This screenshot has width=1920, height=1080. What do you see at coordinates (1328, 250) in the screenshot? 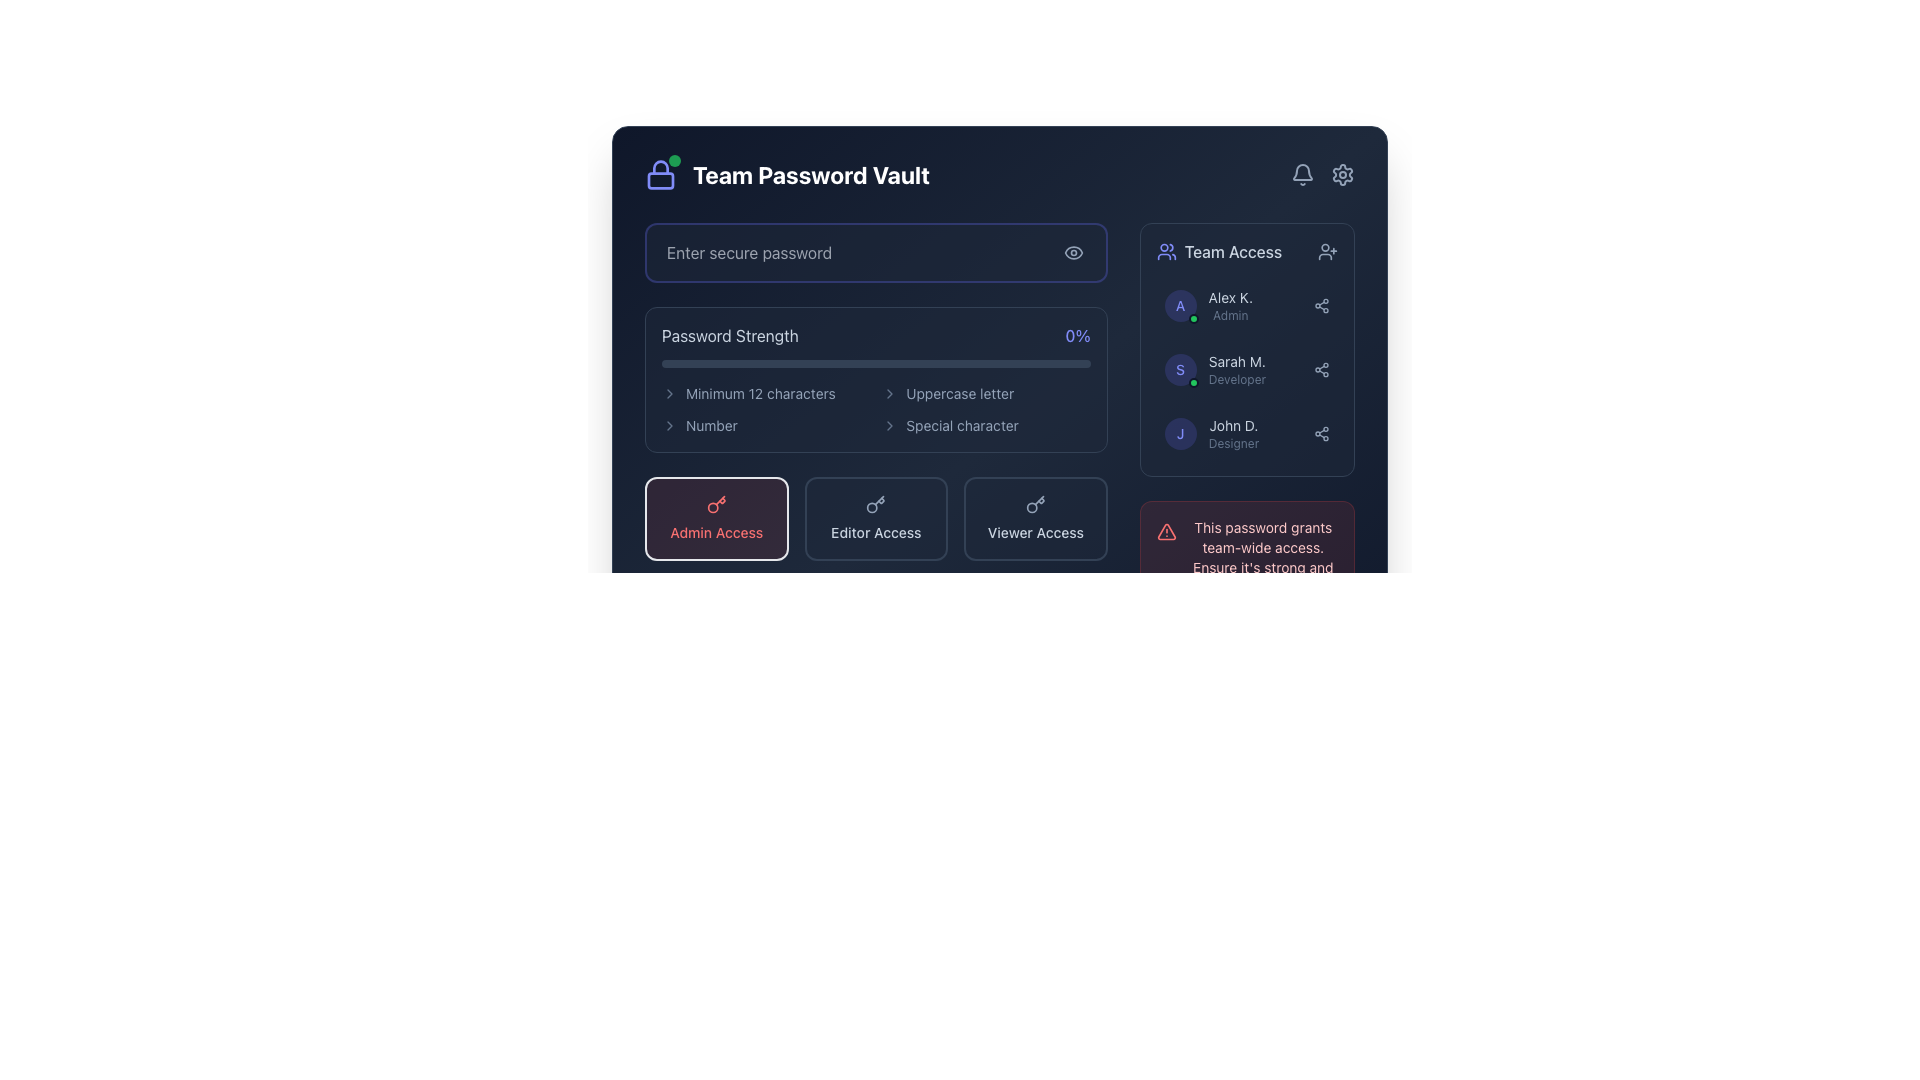
I see `the clickable icon button depicting a user with a plus sign, located to the far right of the 'Team Access' header, to trigger the indigo hover effect` at bounding box center [1328, 250].